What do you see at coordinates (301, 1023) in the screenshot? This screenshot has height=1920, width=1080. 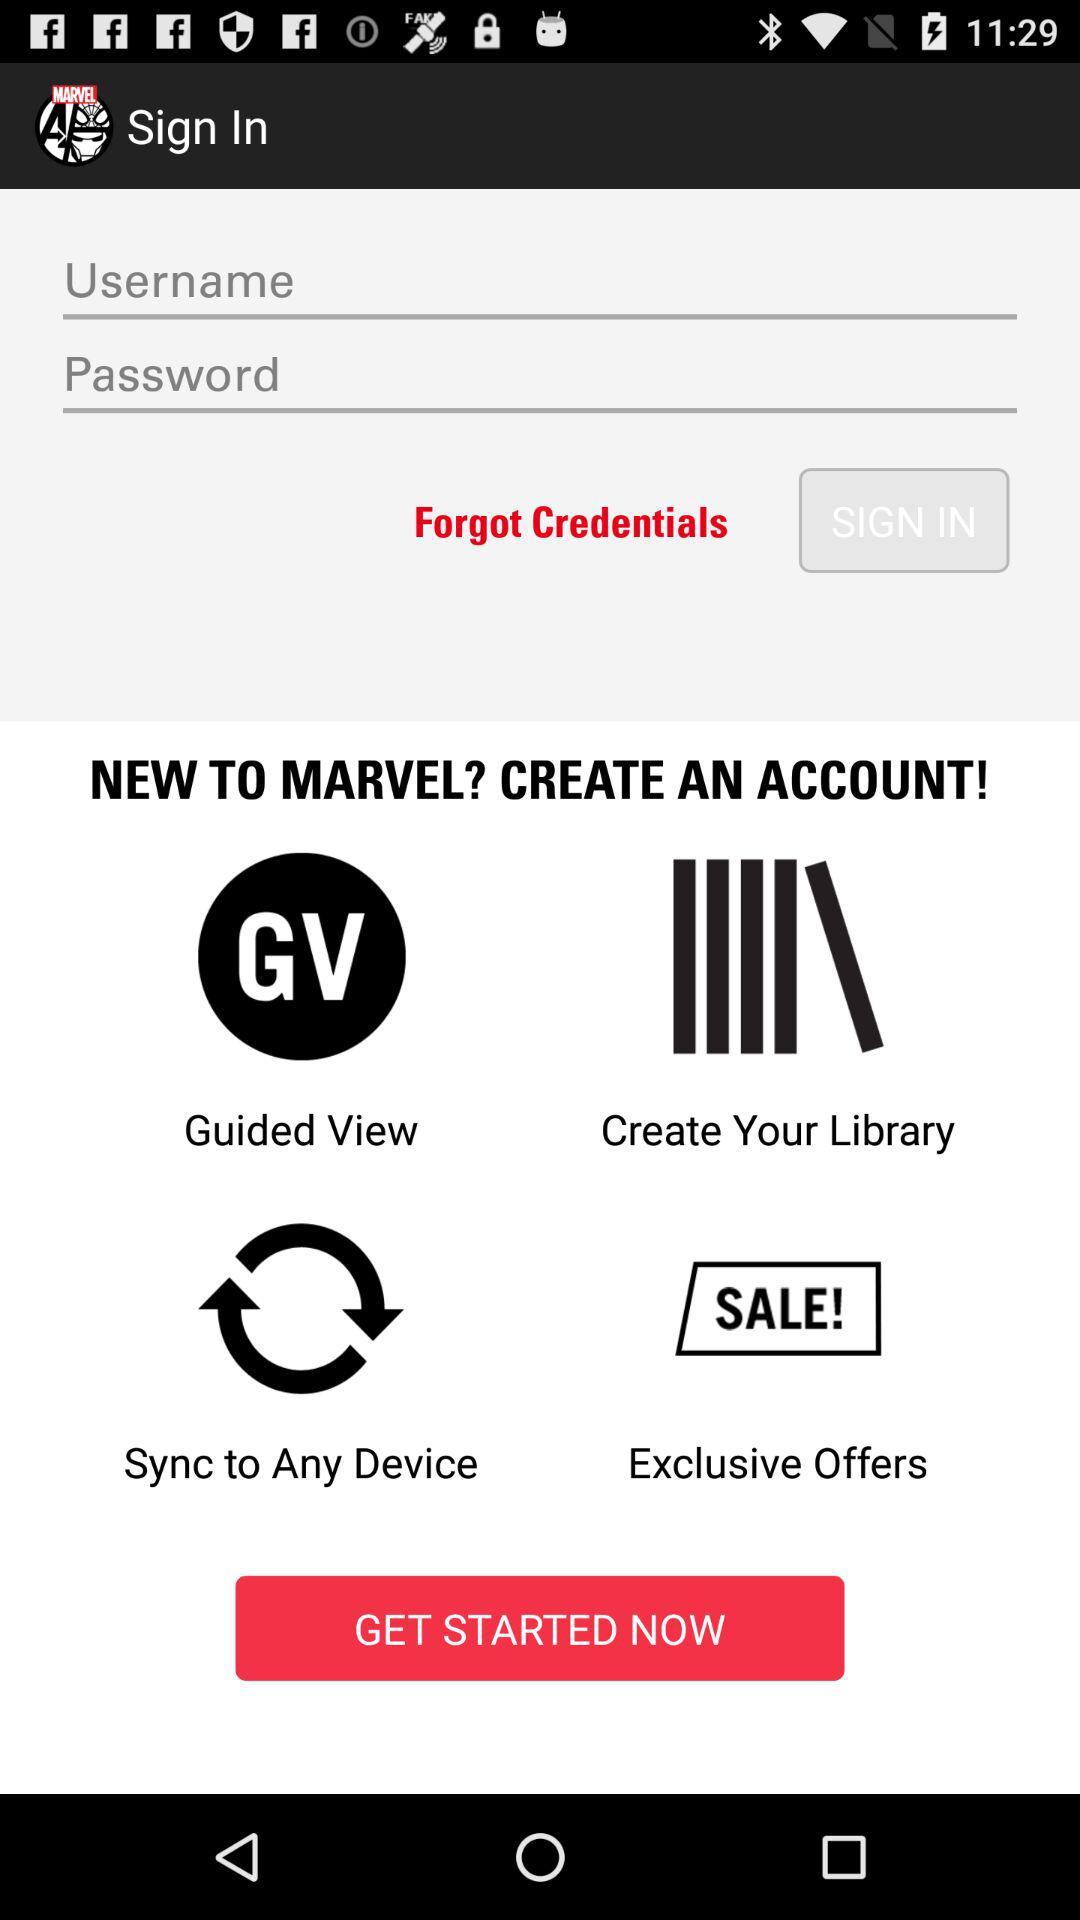 I see `option left to the text create your library` at bounding box center [301, 1023].